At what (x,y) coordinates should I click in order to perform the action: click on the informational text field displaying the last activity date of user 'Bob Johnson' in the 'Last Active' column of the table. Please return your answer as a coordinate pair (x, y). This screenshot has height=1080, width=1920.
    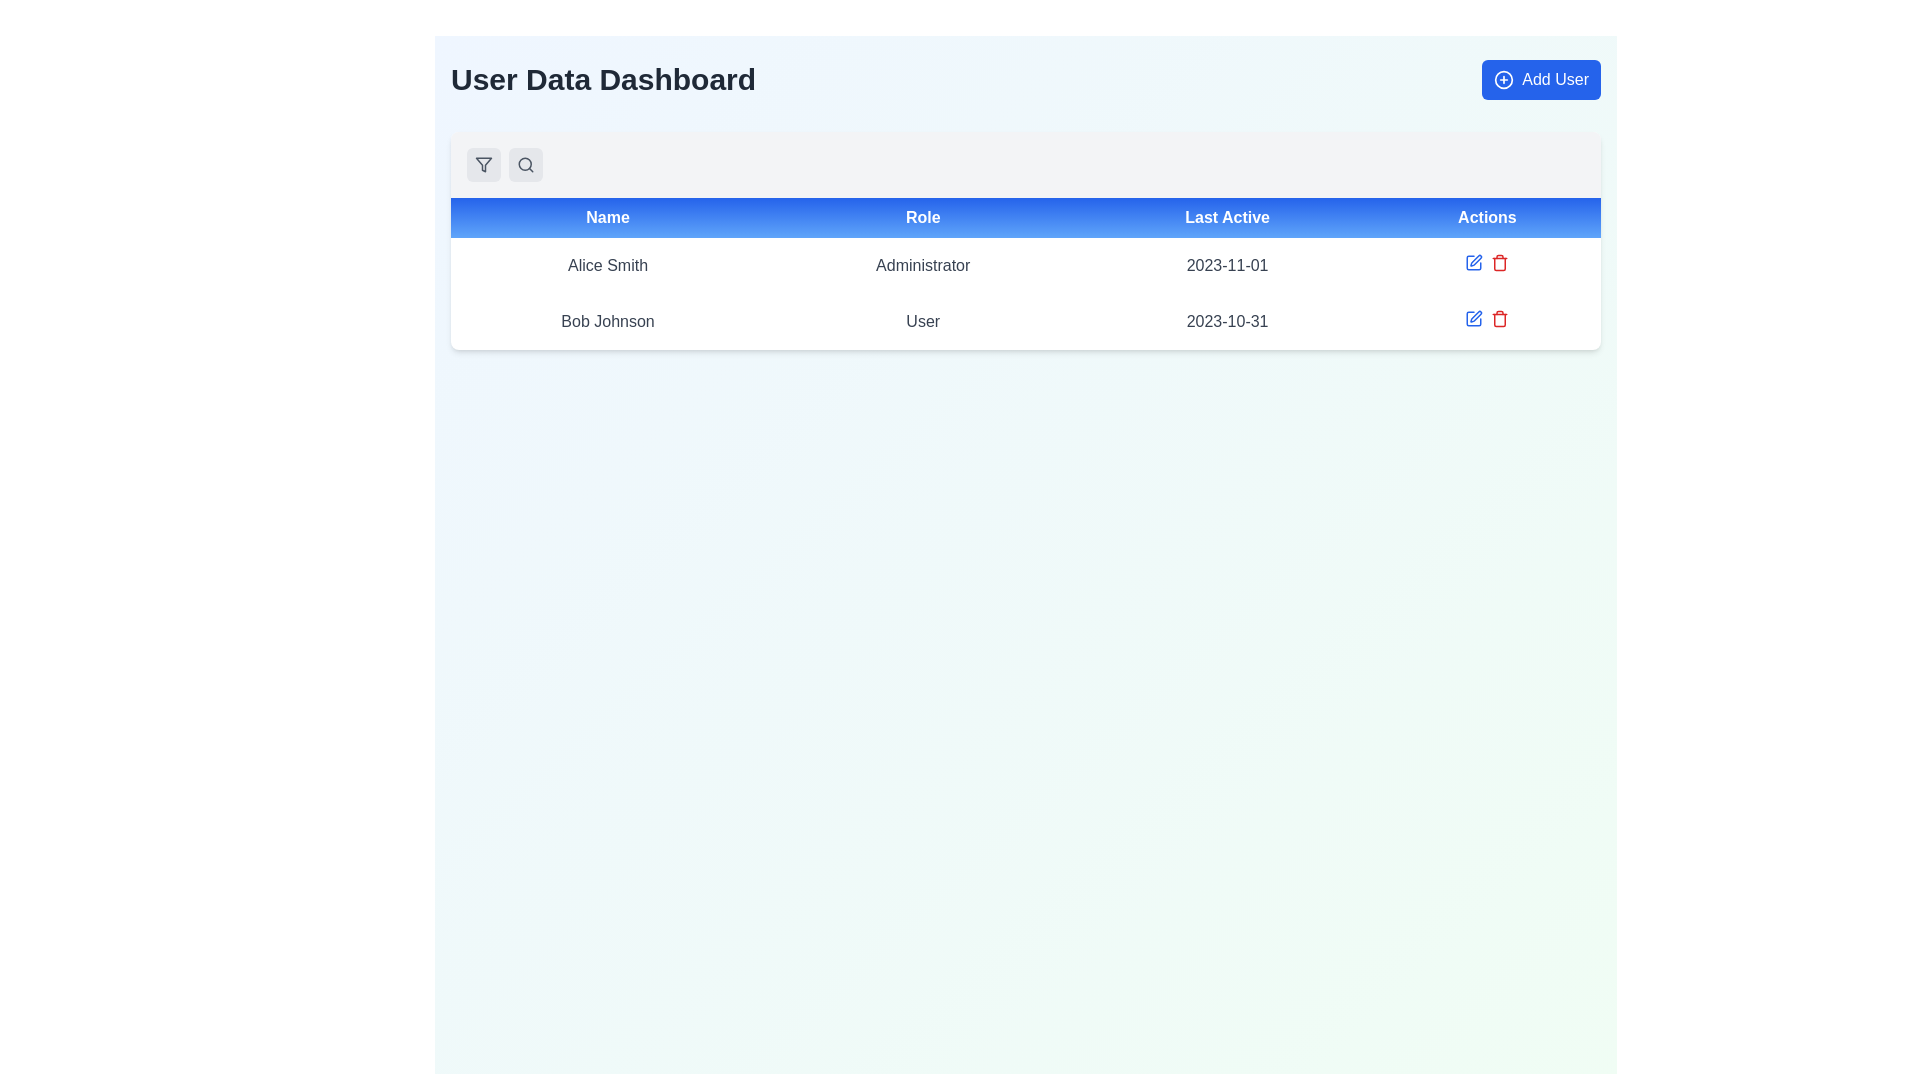
    Looking at the image, I should click on (1226, 320).